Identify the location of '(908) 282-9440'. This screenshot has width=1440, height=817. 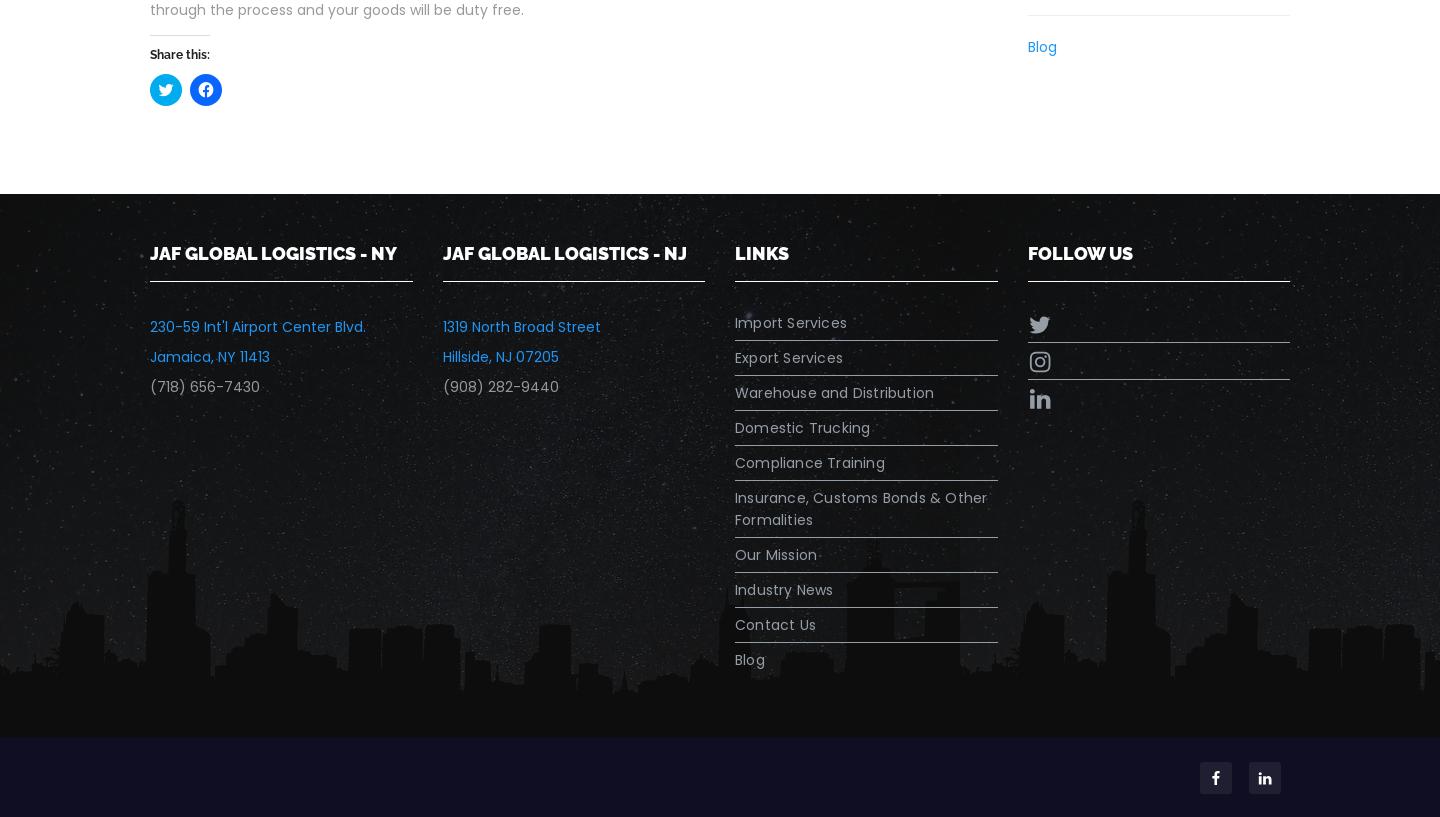
(441, 386).